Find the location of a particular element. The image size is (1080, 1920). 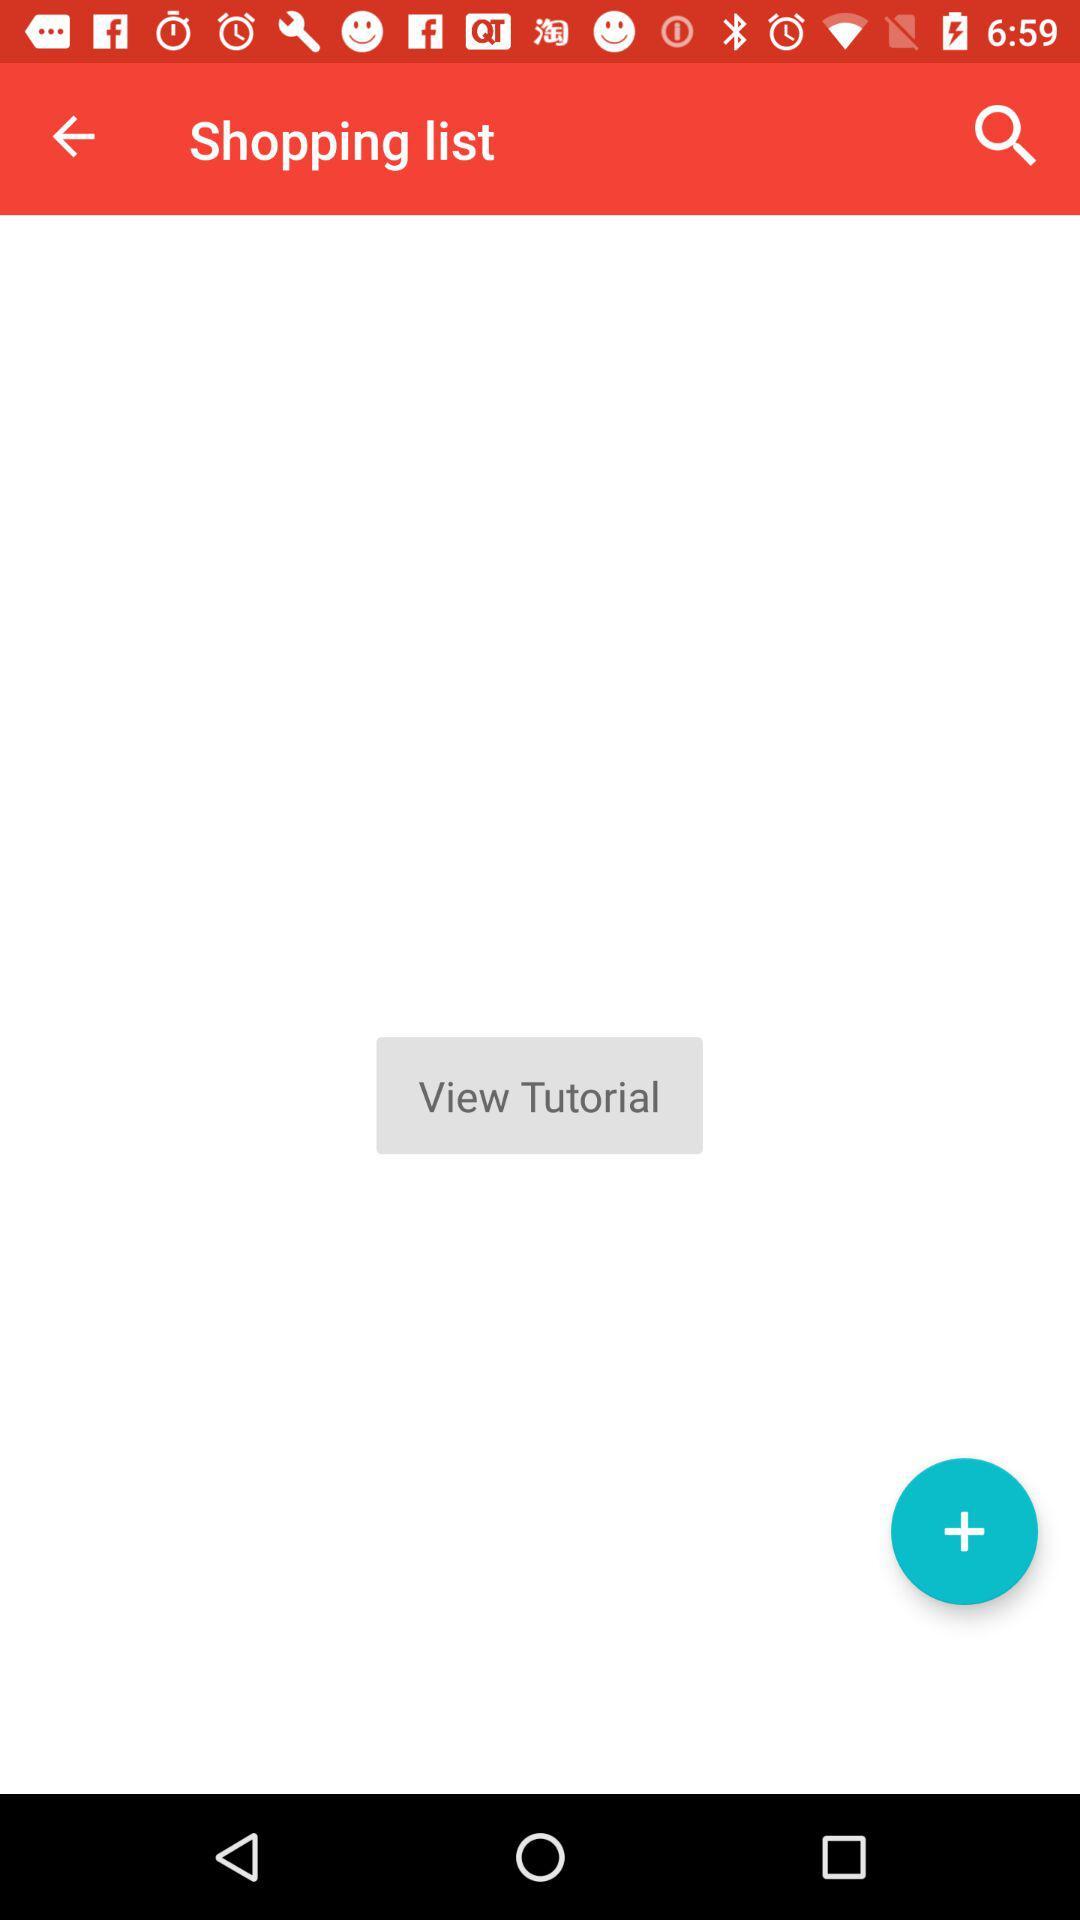

icon to the right of the shopping list is located at coordinates (1006, 135).